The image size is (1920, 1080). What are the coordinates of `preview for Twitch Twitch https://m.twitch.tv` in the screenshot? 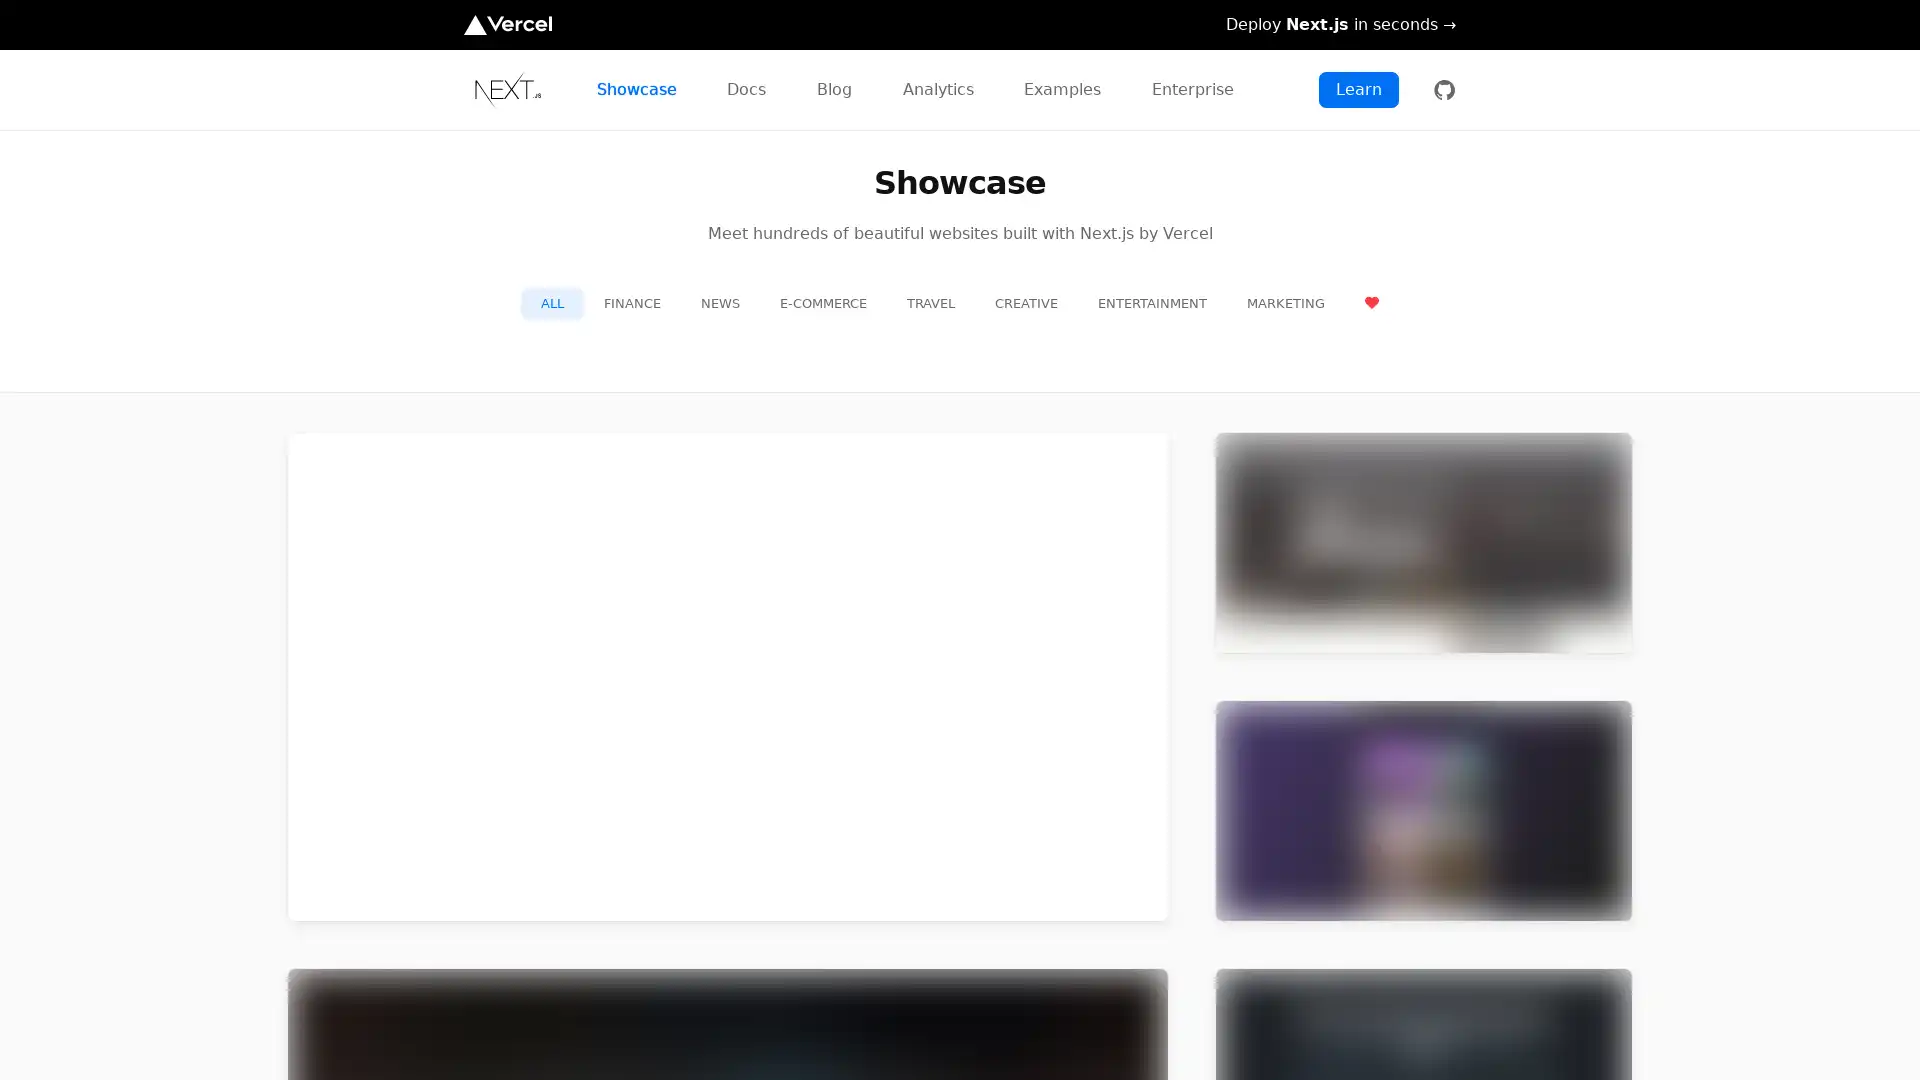 It's located at (1423, 810).